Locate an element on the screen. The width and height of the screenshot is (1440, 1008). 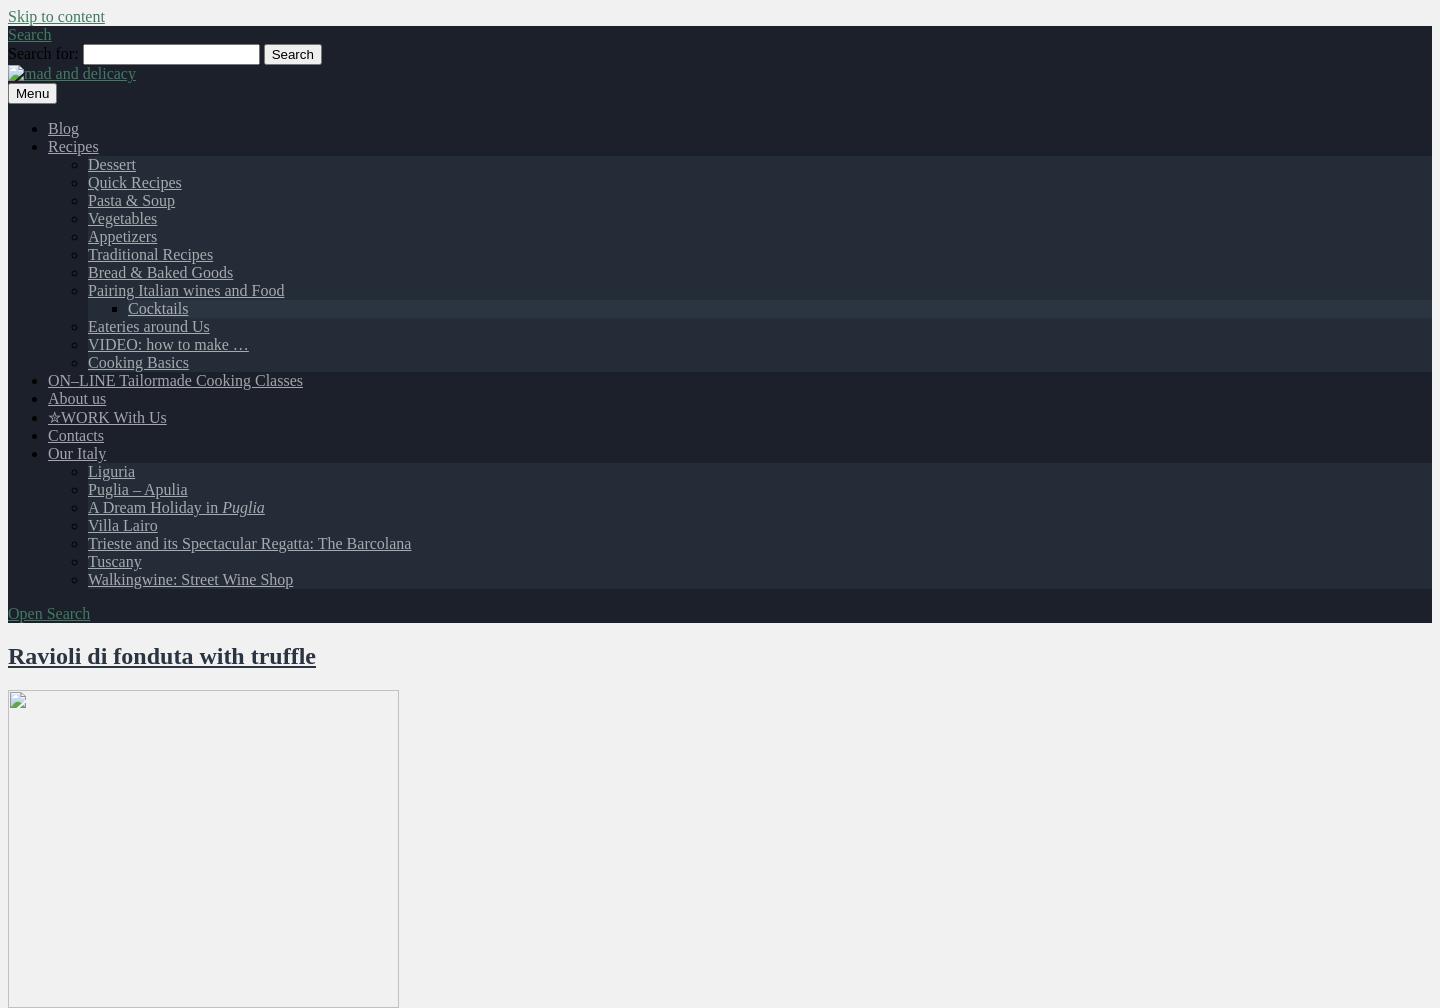
'mad and delicacy' is located at coordinates (63, 107).